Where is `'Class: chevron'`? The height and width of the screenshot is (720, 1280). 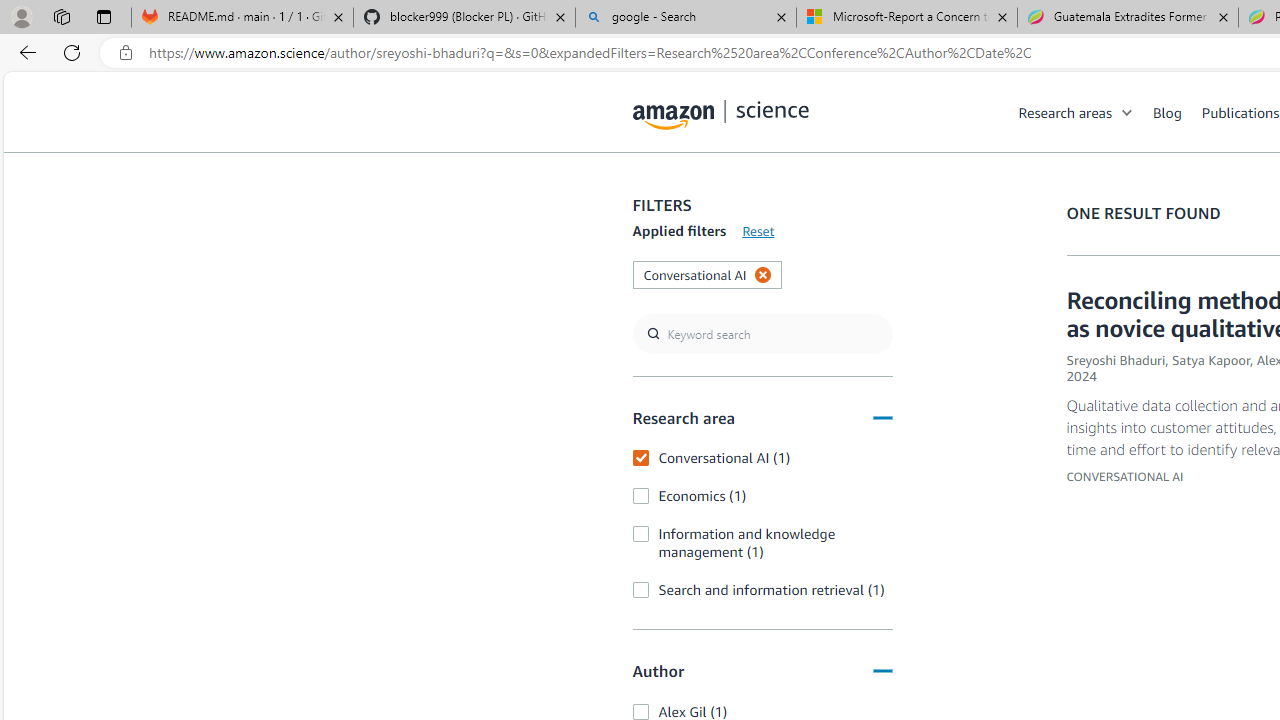
'Class: chevron' is located at coordinates (1128, 117).